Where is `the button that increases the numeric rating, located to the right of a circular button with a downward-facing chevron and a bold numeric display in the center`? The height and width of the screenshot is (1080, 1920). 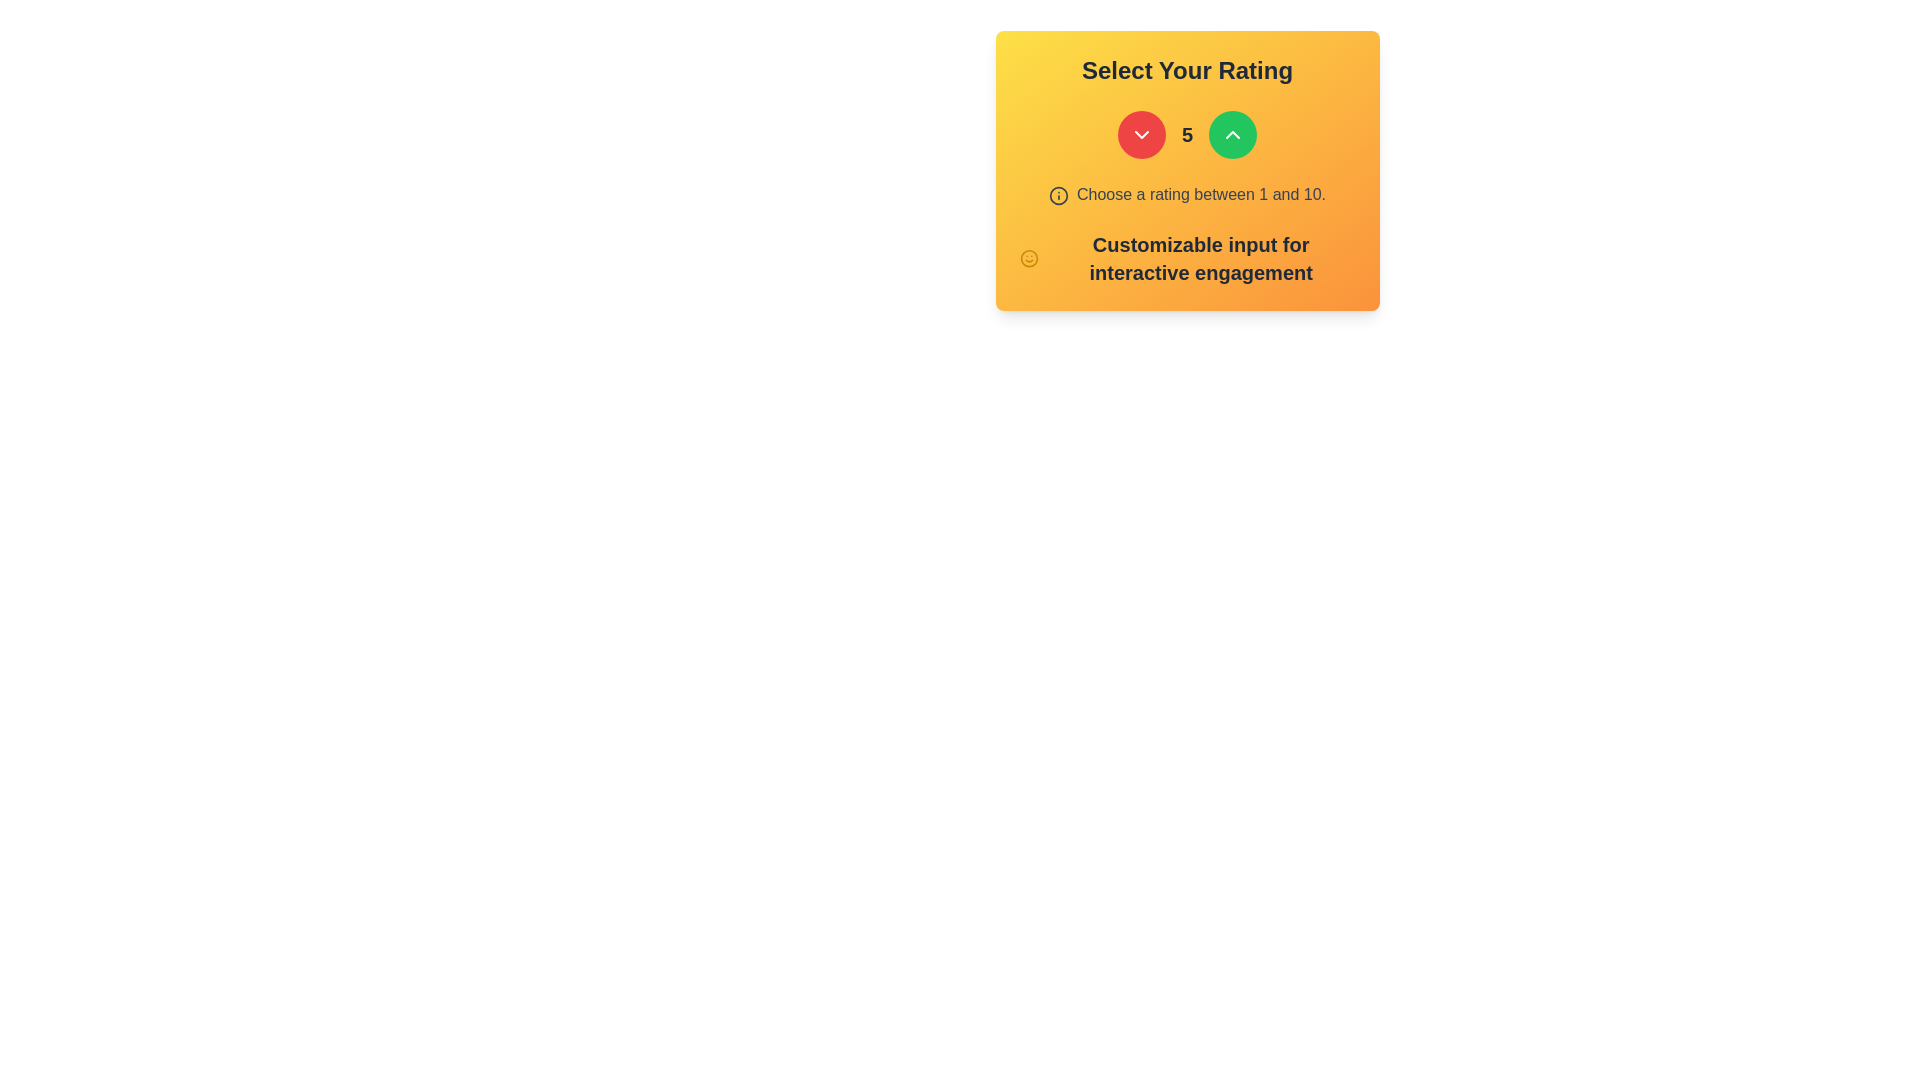 the button that increases the numeric rating, located to the right of a circular button with a downward-facing chevron and a bold numeric display in the center is located at coordinates (1232, 135).